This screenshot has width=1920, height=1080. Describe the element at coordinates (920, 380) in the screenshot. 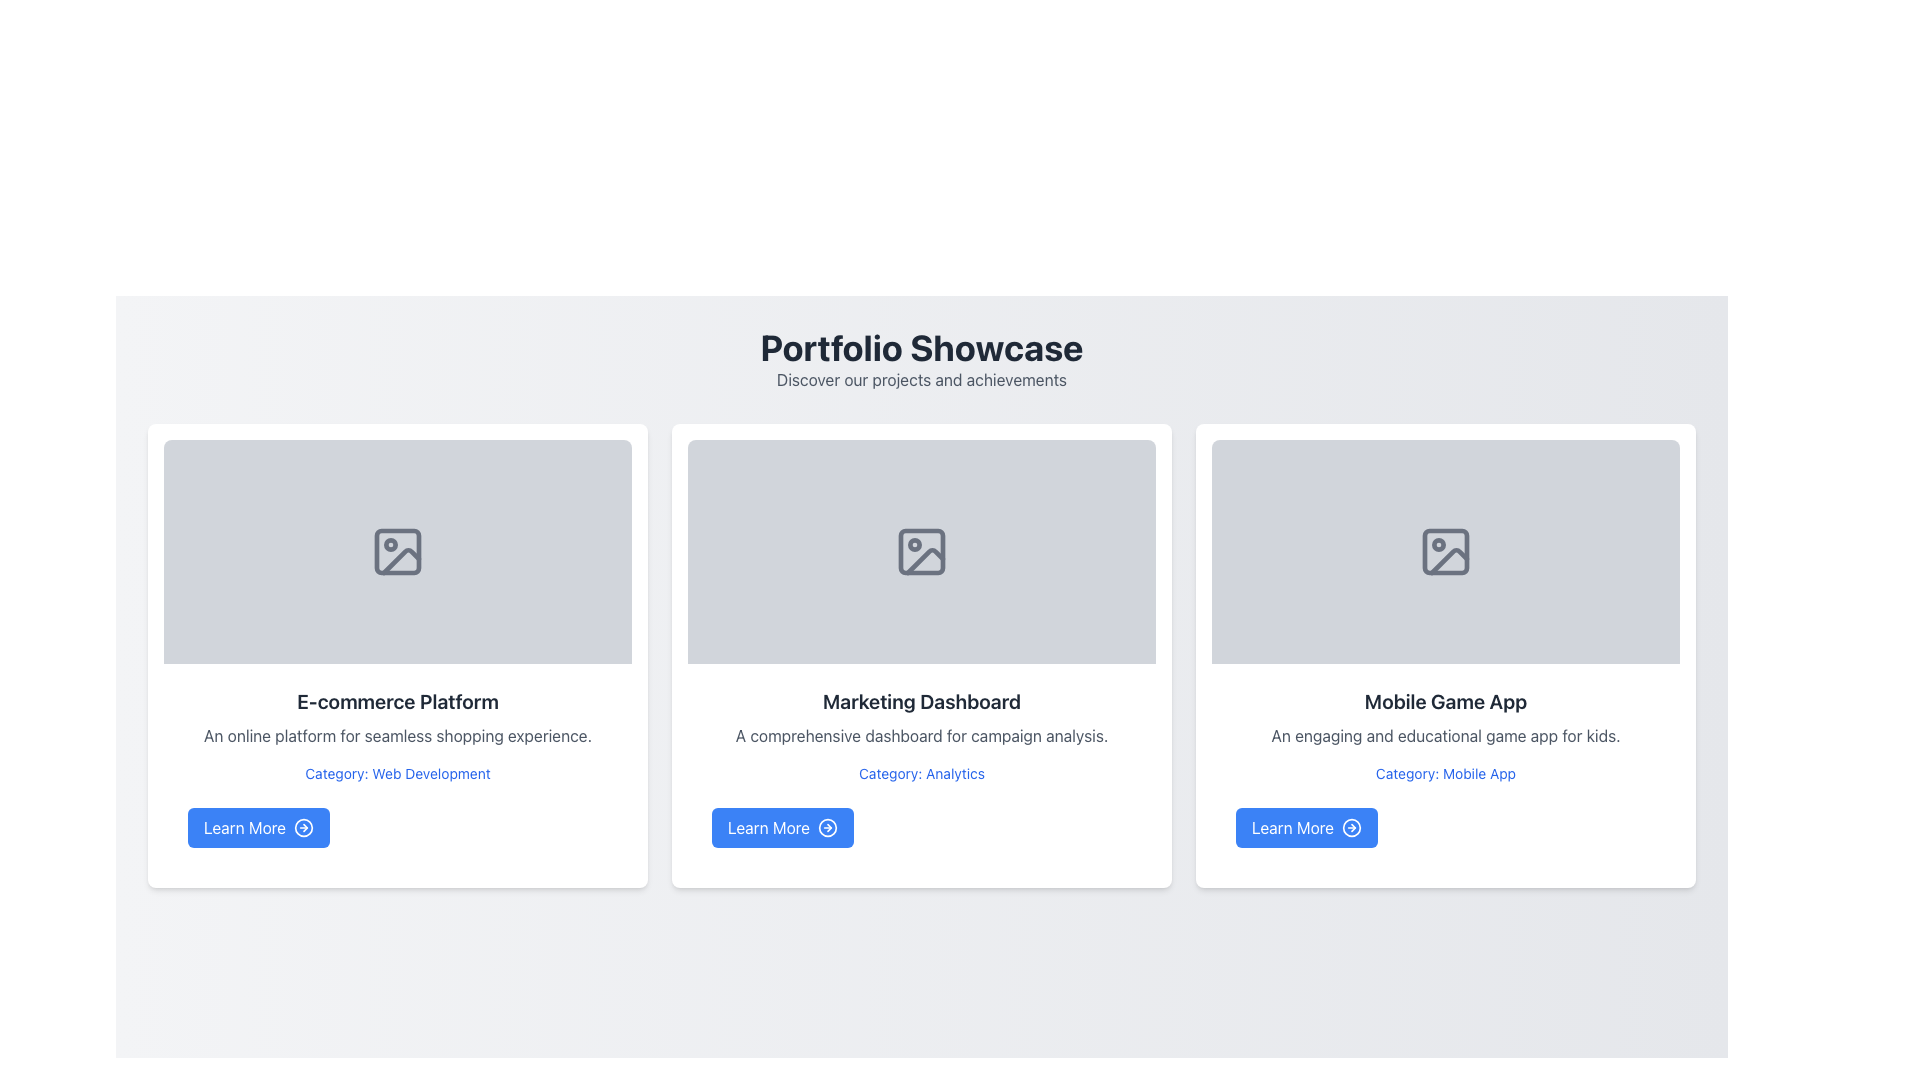

I see `the text label that reads 'Discover our projects and achievements', which is styled in gray and located below the 'Portfolio Showcase' title` at that location.